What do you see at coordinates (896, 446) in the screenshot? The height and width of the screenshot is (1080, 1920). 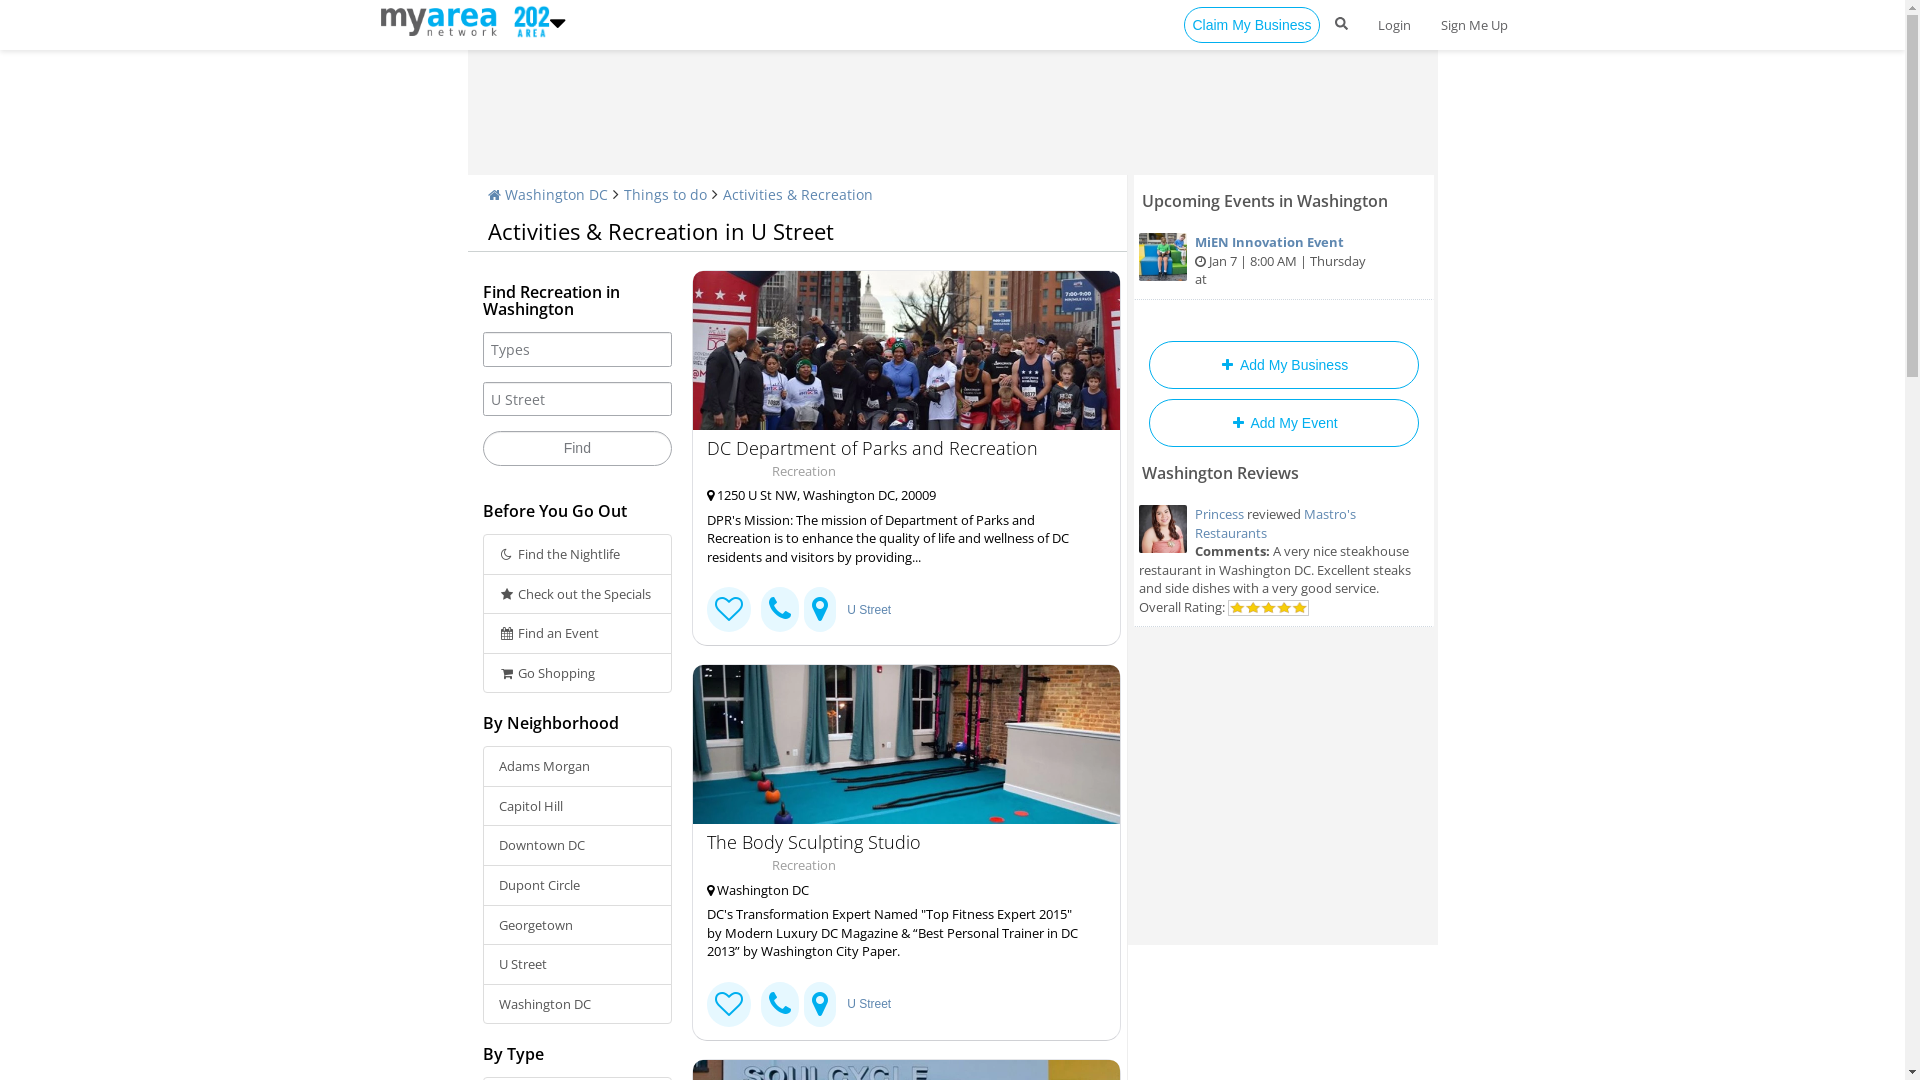 I see `'DC Department of Parks and Recreation'` at bounding box center [896, 446].